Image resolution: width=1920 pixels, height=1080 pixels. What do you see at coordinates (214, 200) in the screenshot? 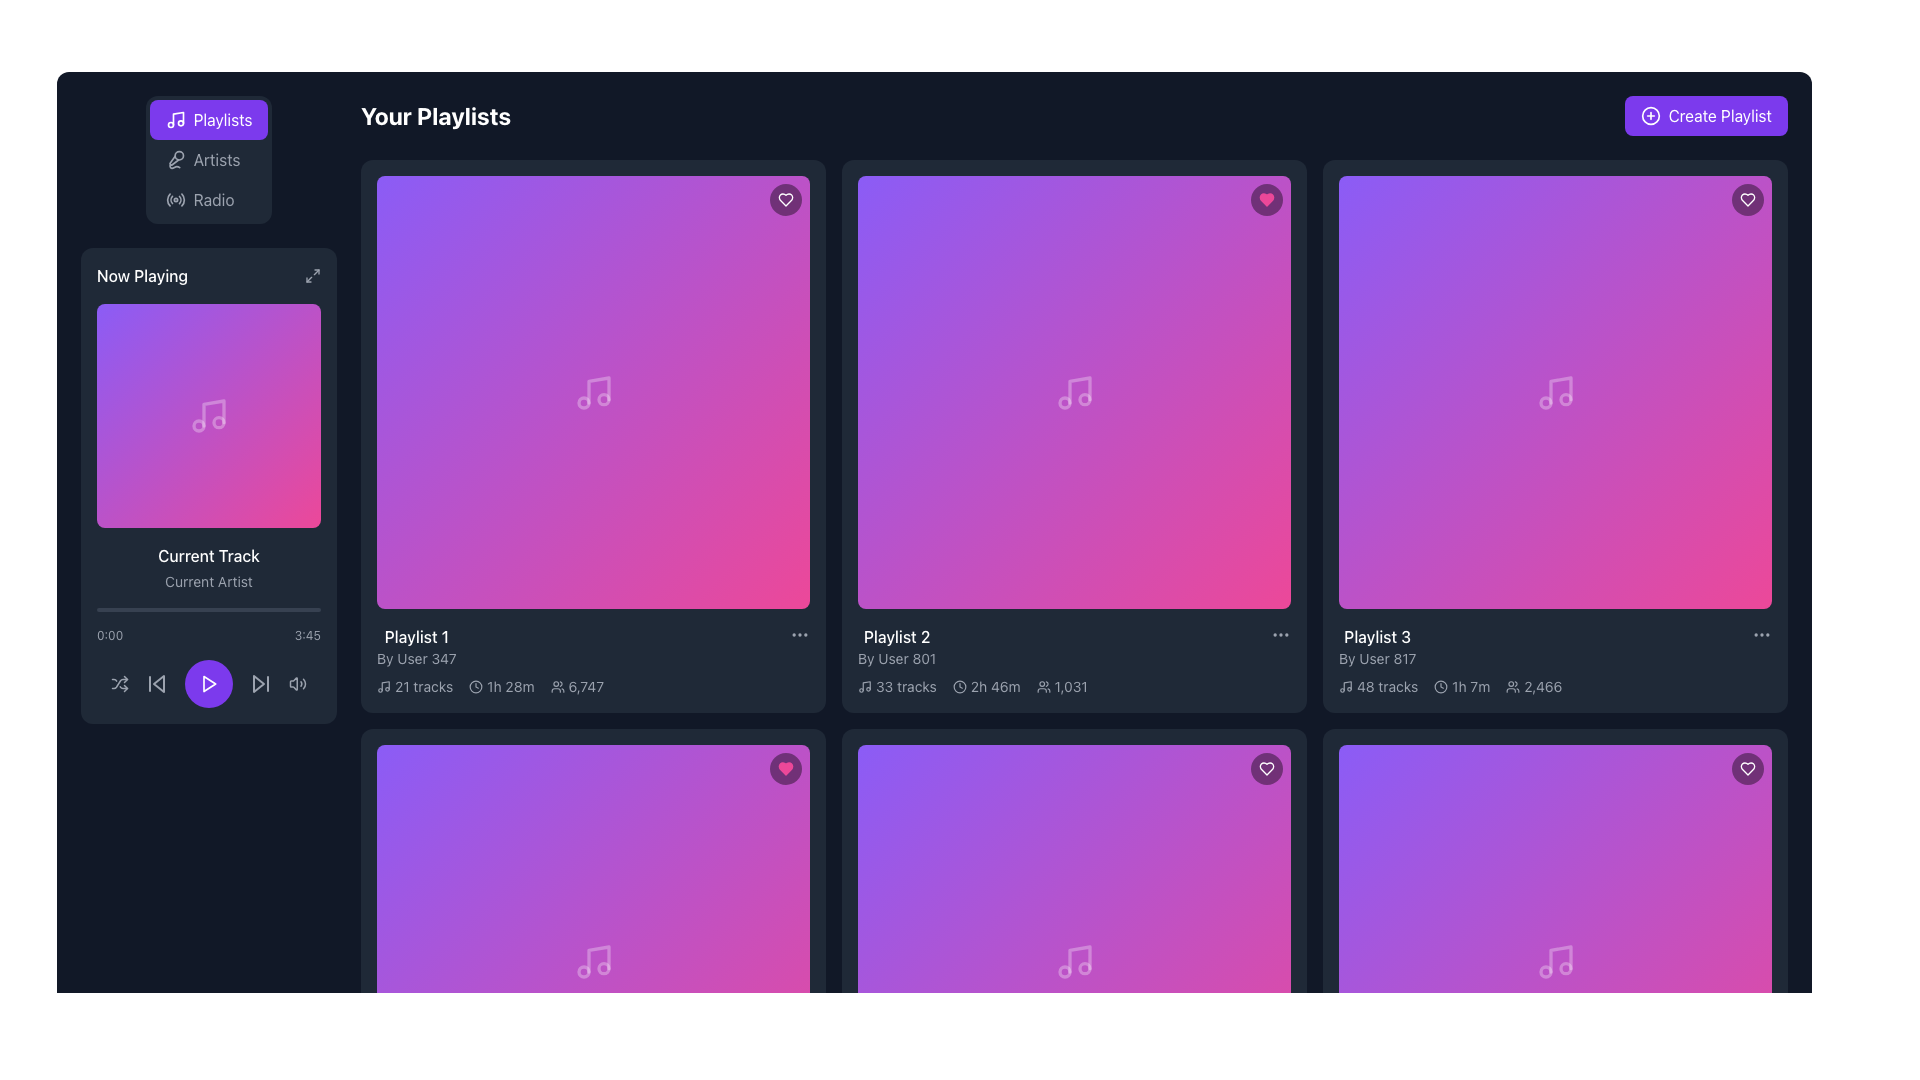
I see `the text label displaying 'Radio' in the navigation menu on the left-hand side` at bounding box center [214, 200].